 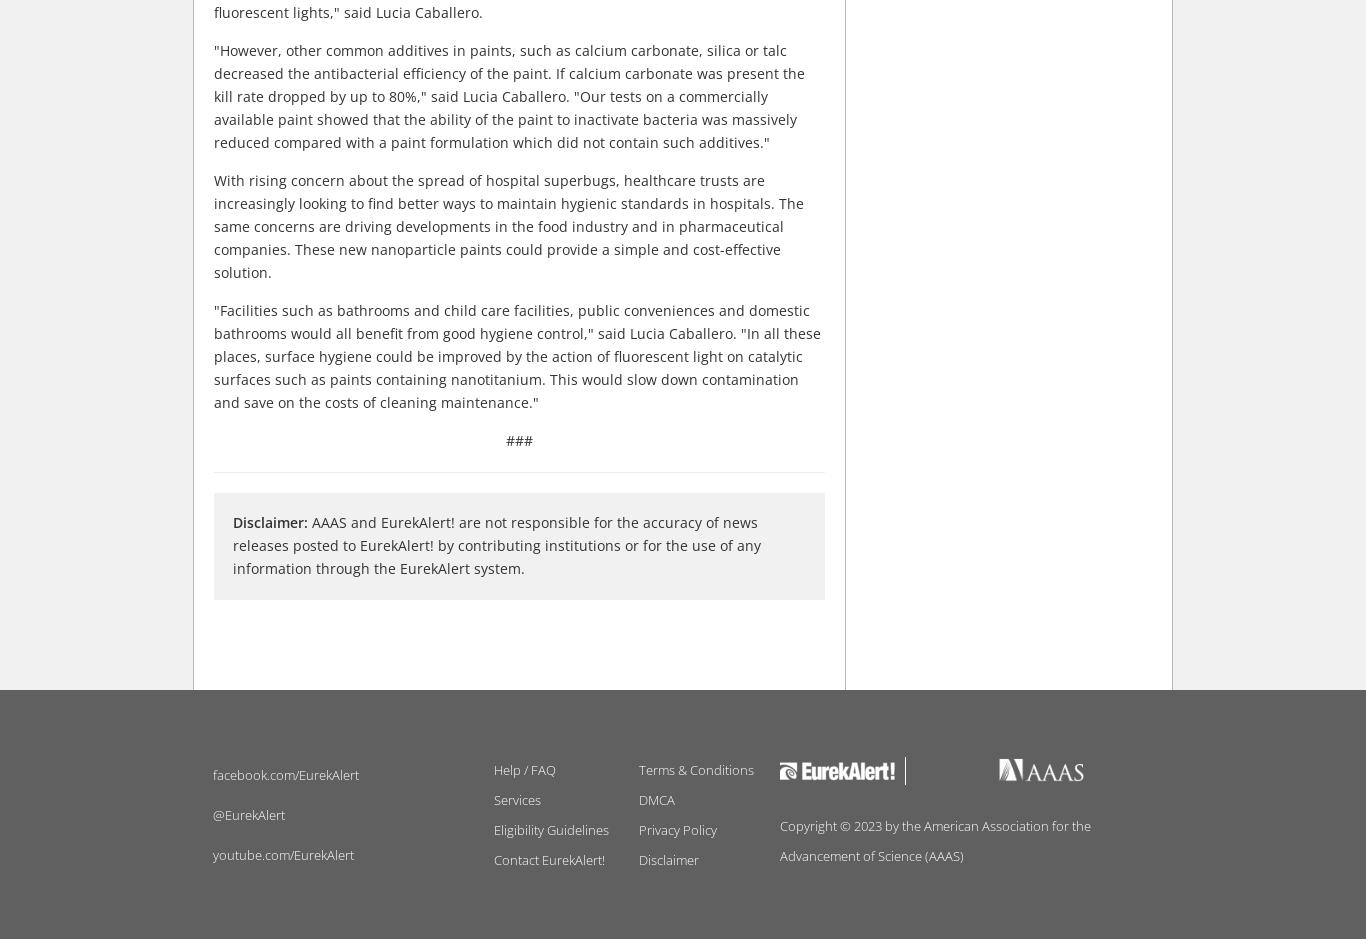 What do you see at coordinates (696, 768) in the screenshot?
I see `'Terms & Conditions'` at bounding box center [696, 768].